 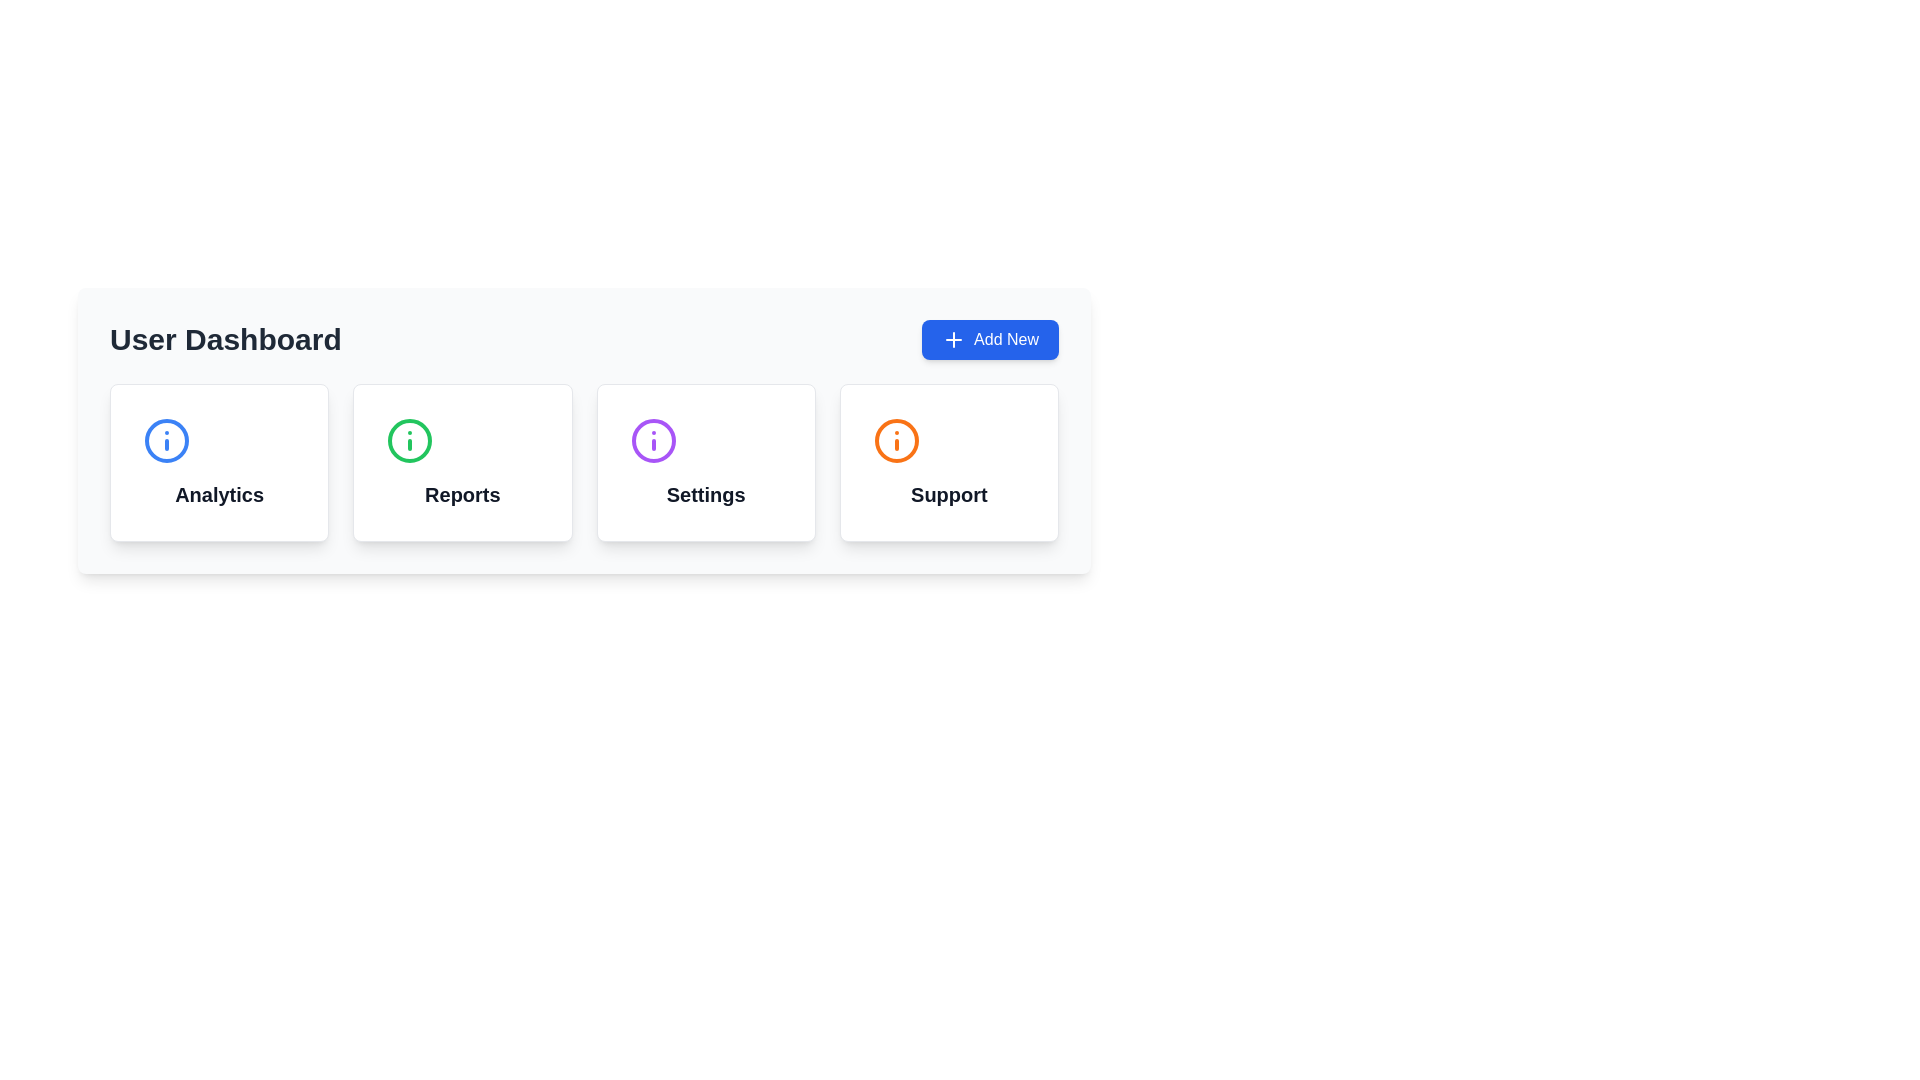 What do you see at coordinates (219, 494) in the screenshot?
I see `the text label displaying 'Analytics' located below the information icon within the first card of the User Dashboard interface` at bounding box center [219, 494].